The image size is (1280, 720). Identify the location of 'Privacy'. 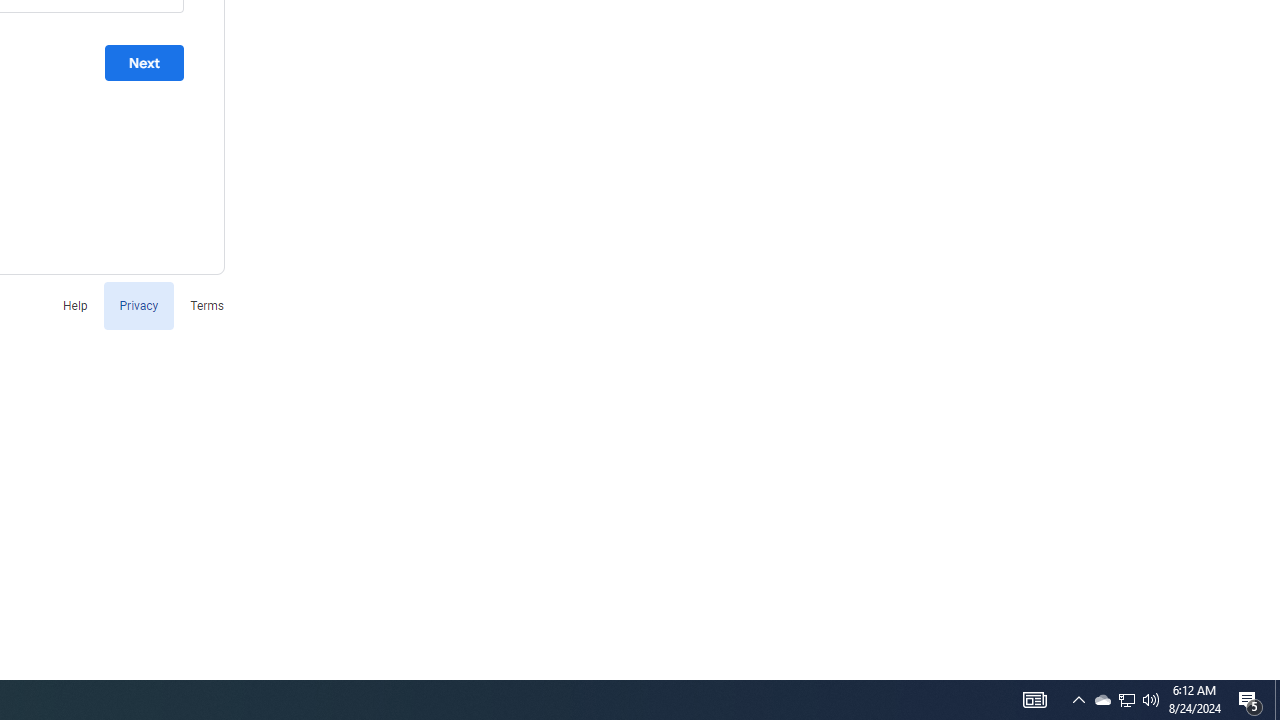
(137, 305).